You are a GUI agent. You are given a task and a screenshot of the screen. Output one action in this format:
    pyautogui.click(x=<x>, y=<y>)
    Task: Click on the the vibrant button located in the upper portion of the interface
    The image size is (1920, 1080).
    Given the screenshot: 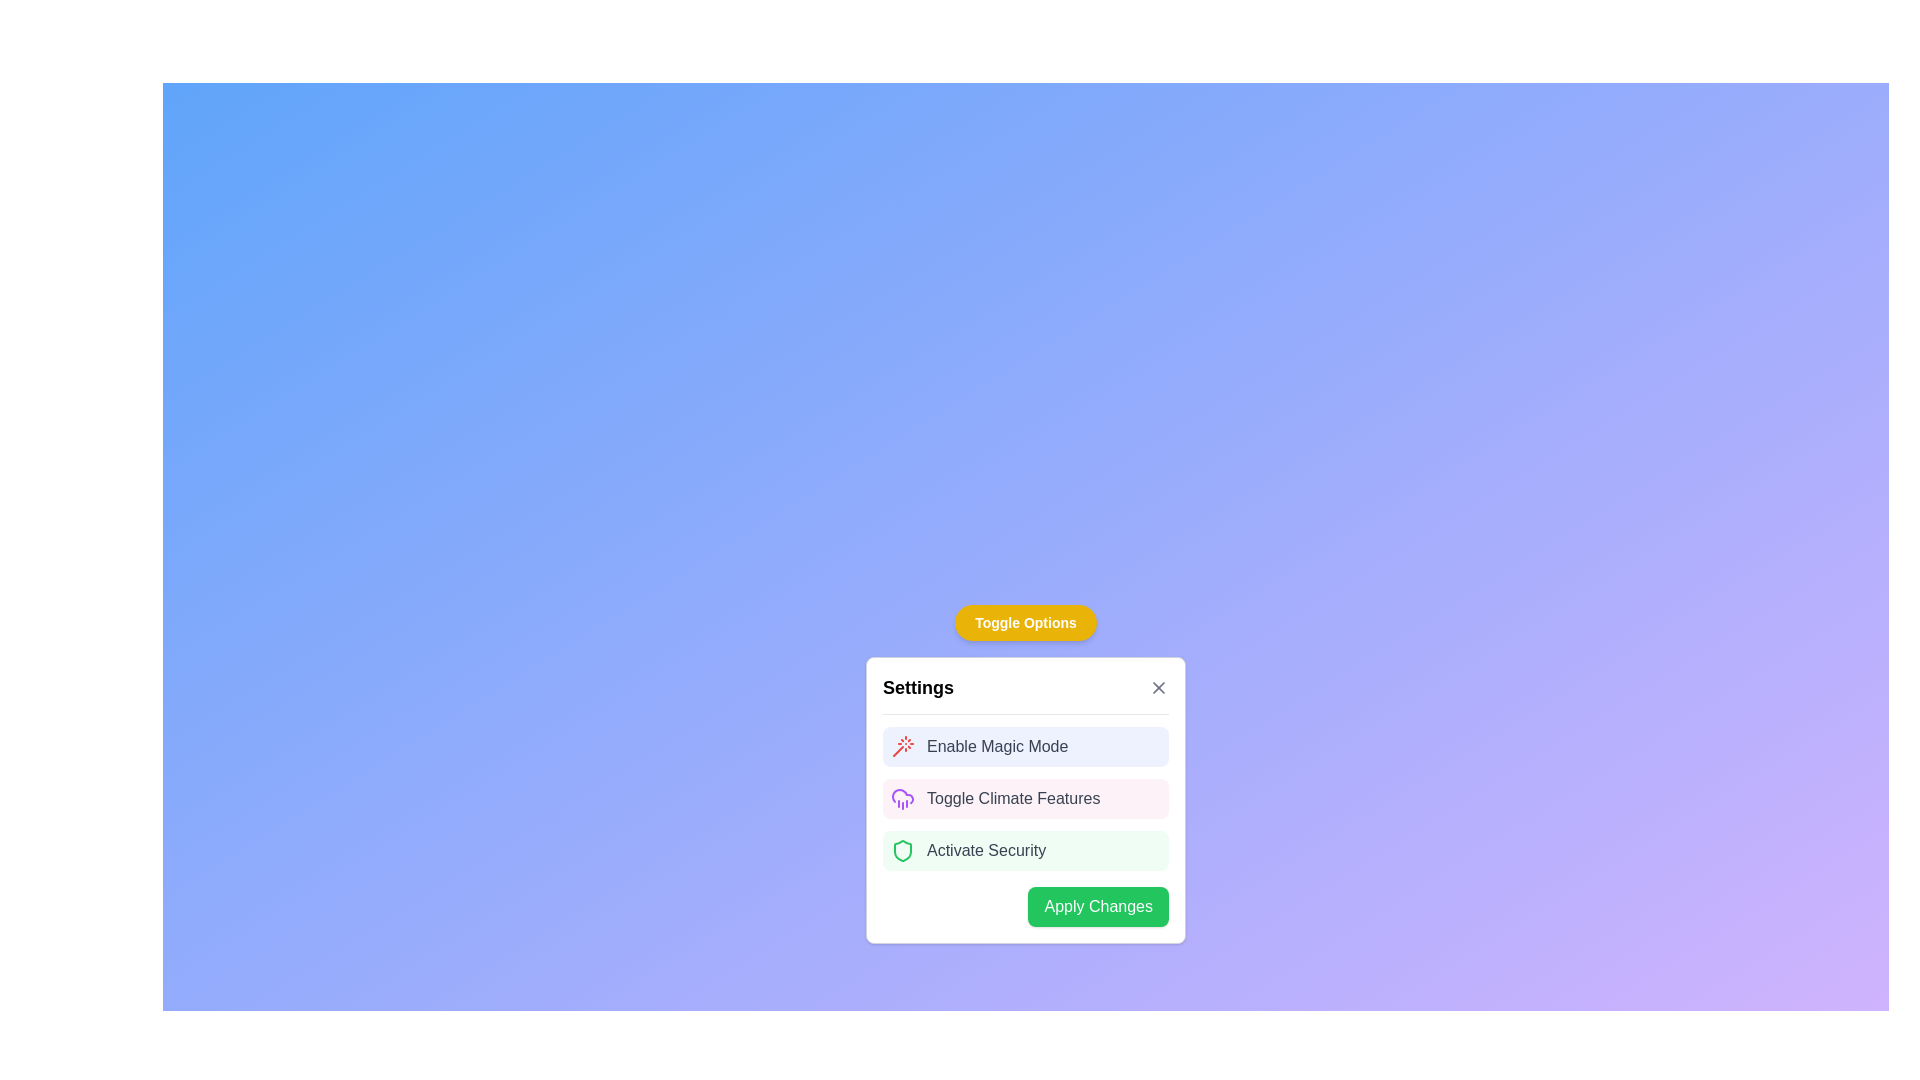 What is the action you would take?
    pyautogui.click(x=1026, y=622)
    